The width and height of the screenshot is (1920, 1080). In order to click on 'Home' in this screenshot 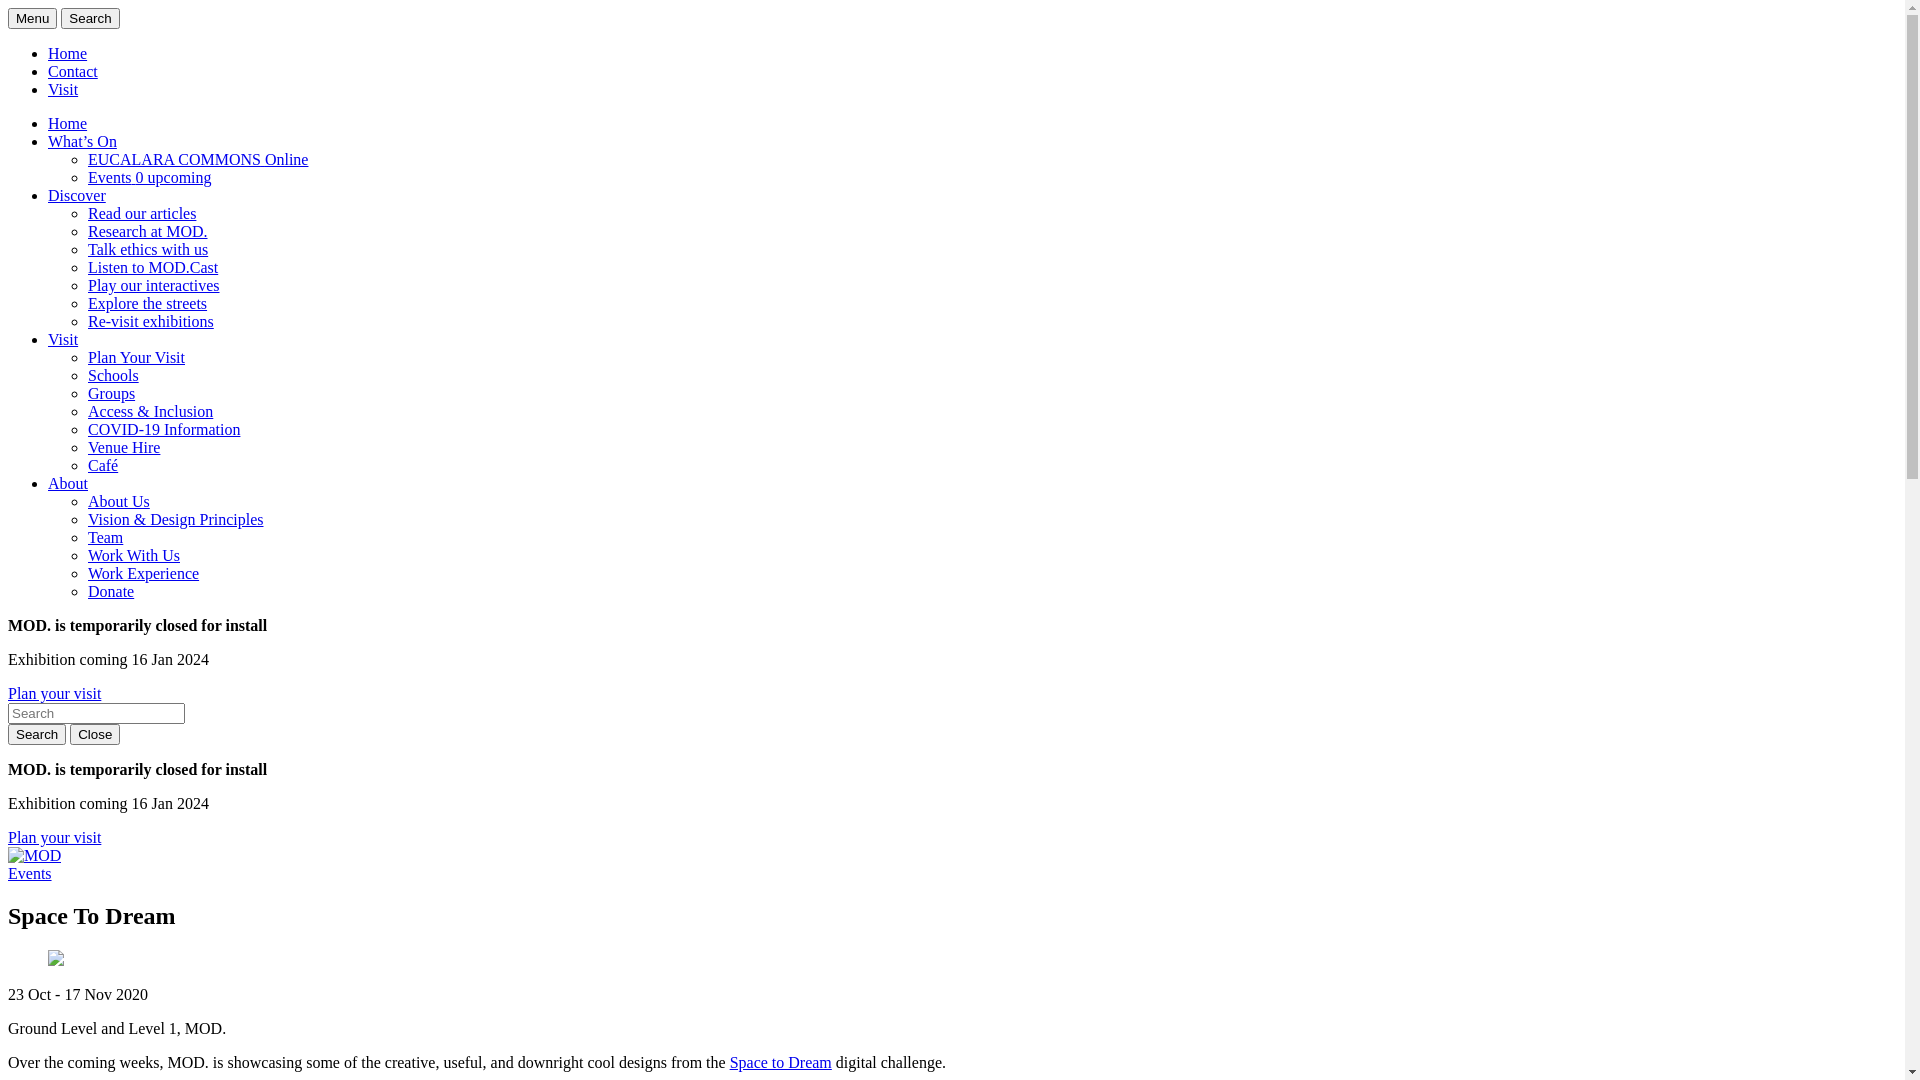, I will do `click(48, 52)`.